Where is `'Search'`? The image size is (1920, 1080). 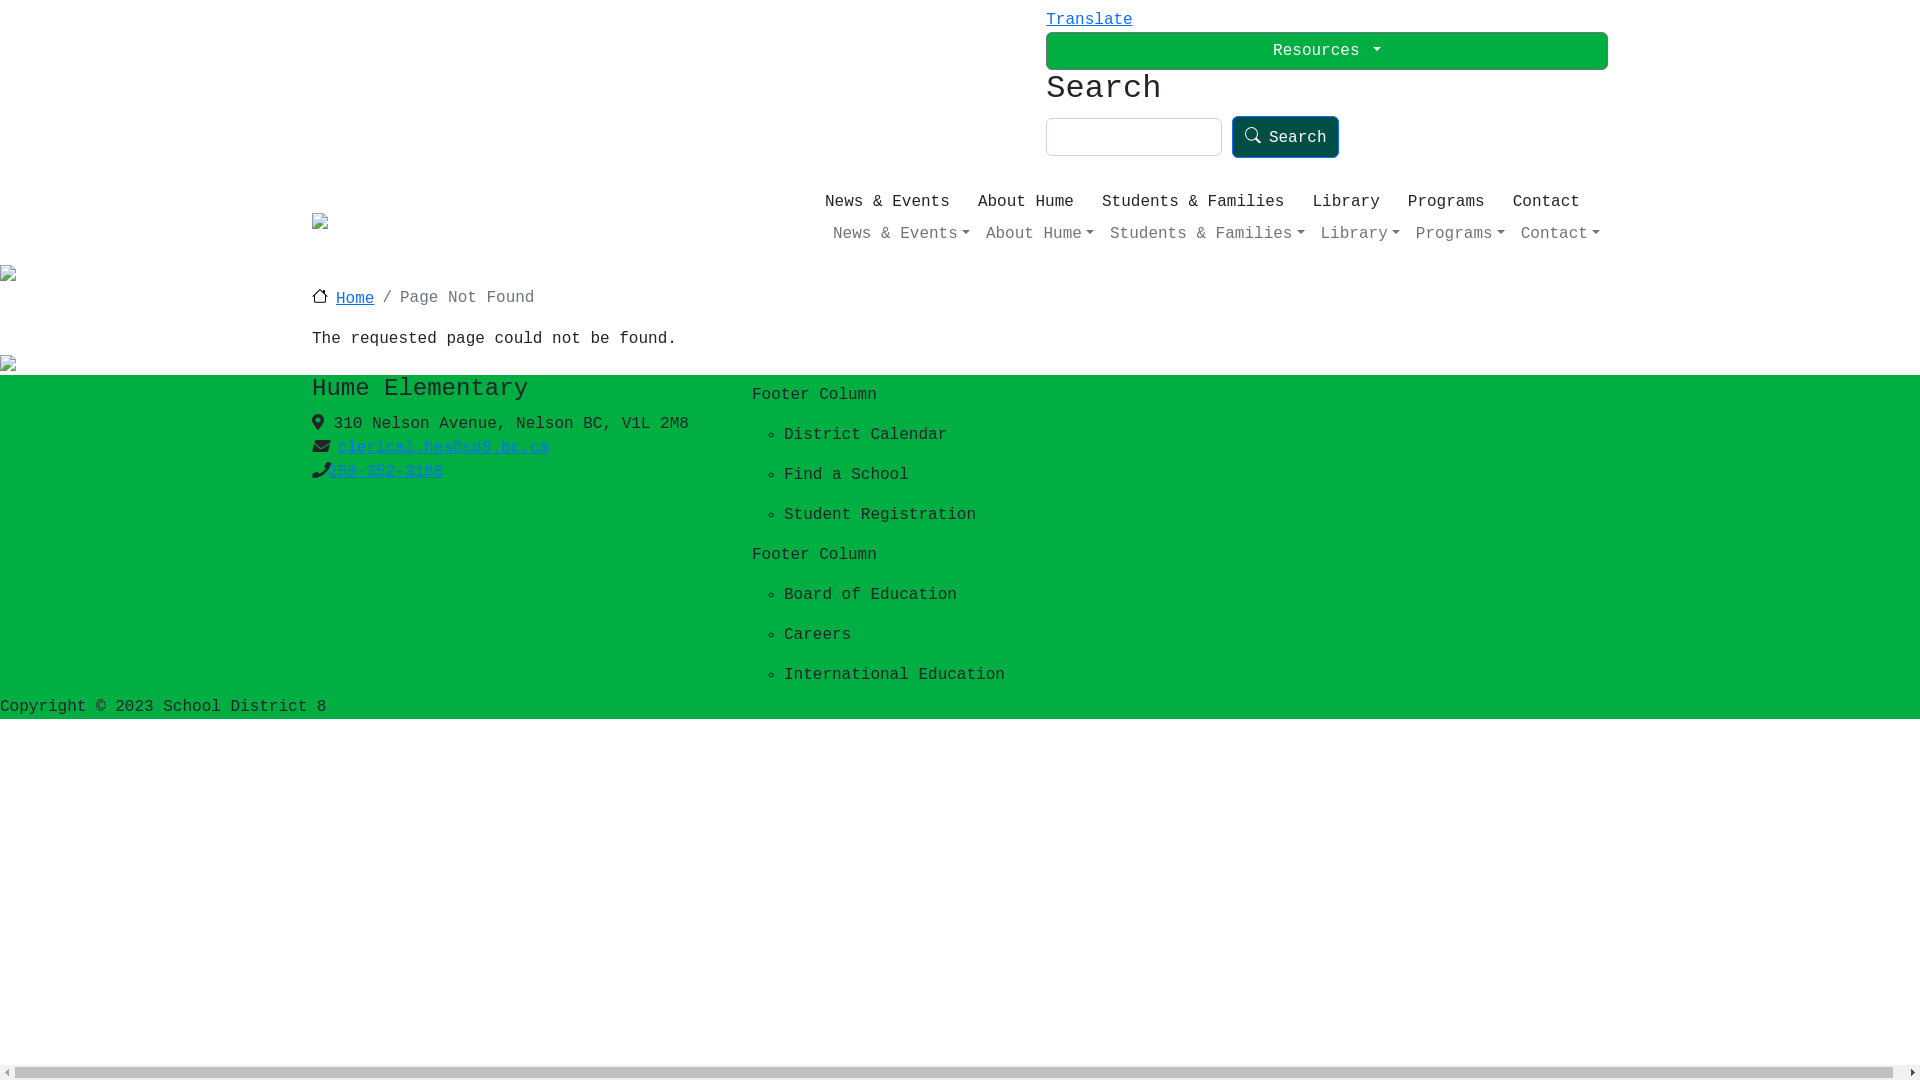 'Search' is located at coordinates (1286, 135).